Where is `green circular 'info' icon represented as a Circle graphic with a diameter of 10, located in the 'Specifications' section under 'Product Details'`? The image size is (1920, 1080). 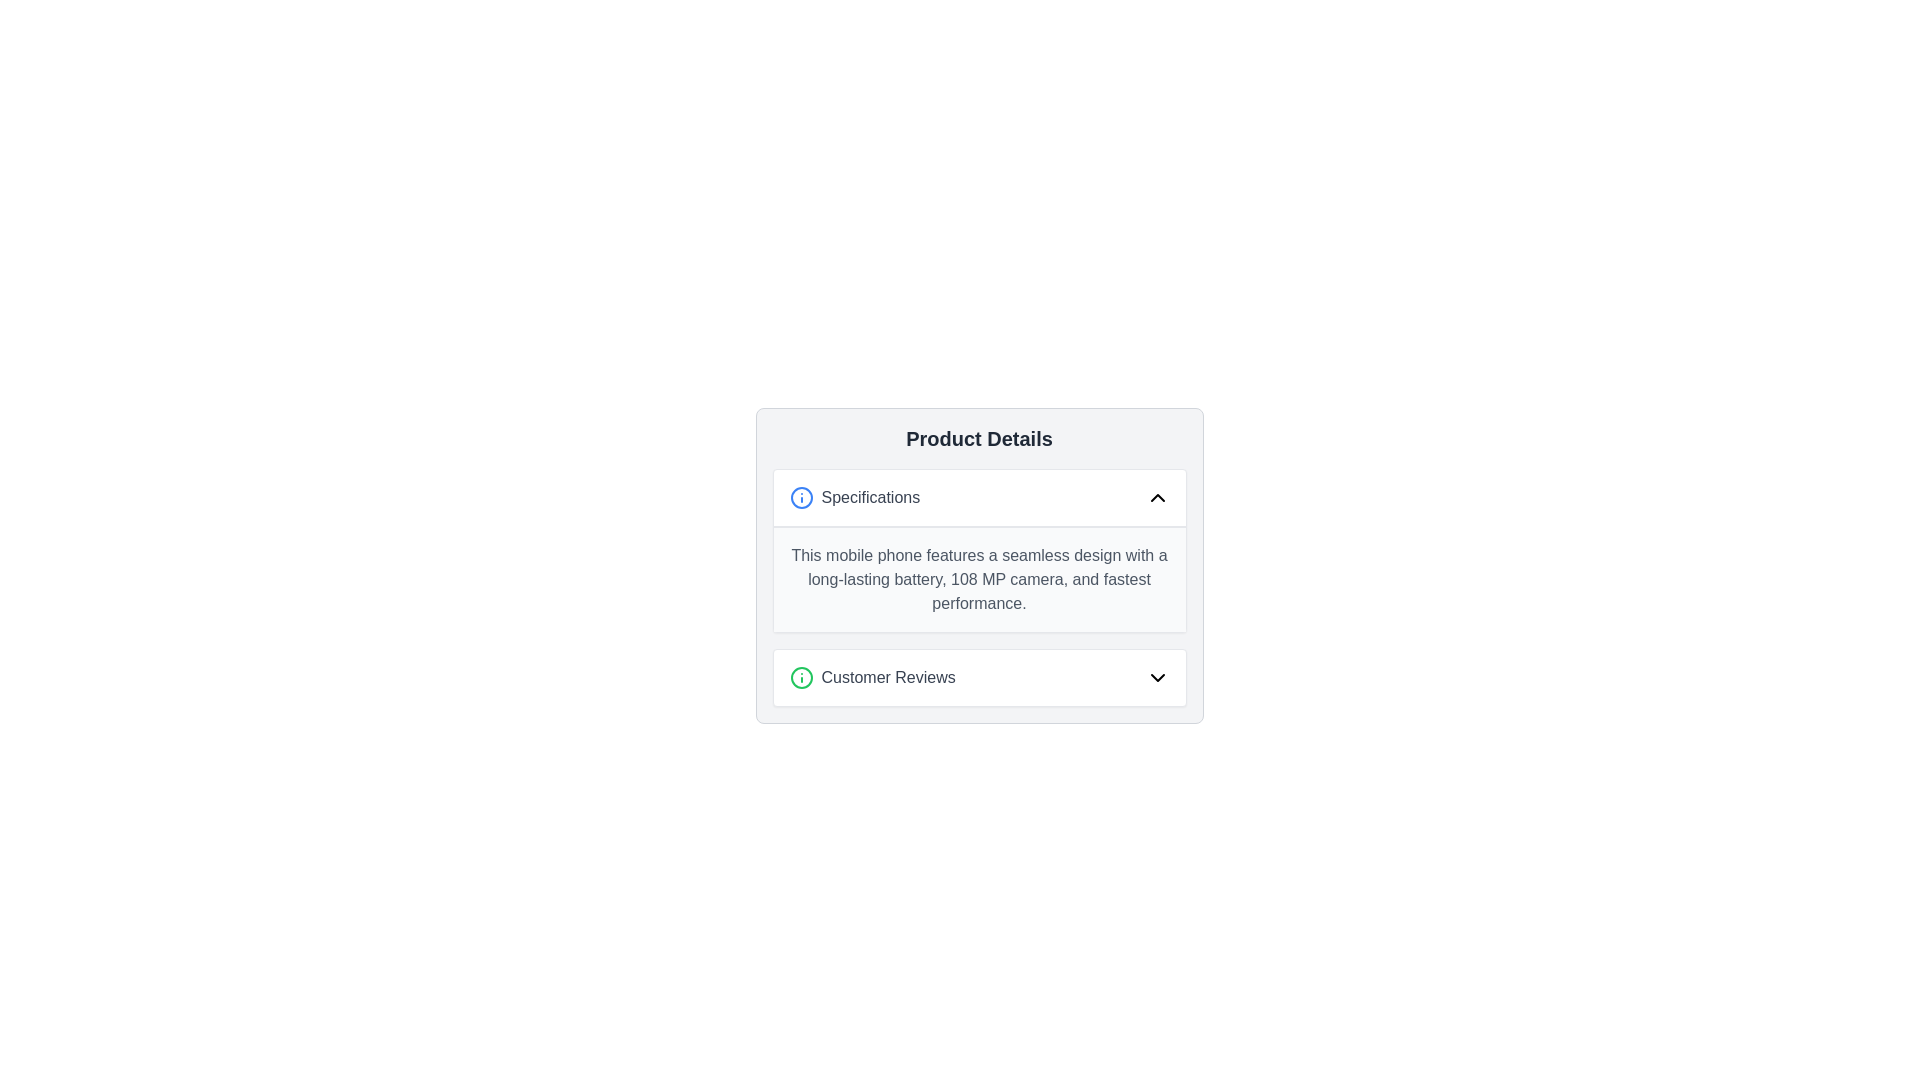 green circular 'info' icon represented as a Circle graphic with a diameter of 10, located in the 'Specifications' section under 'Product Details' is located at coordinates (801, 677).